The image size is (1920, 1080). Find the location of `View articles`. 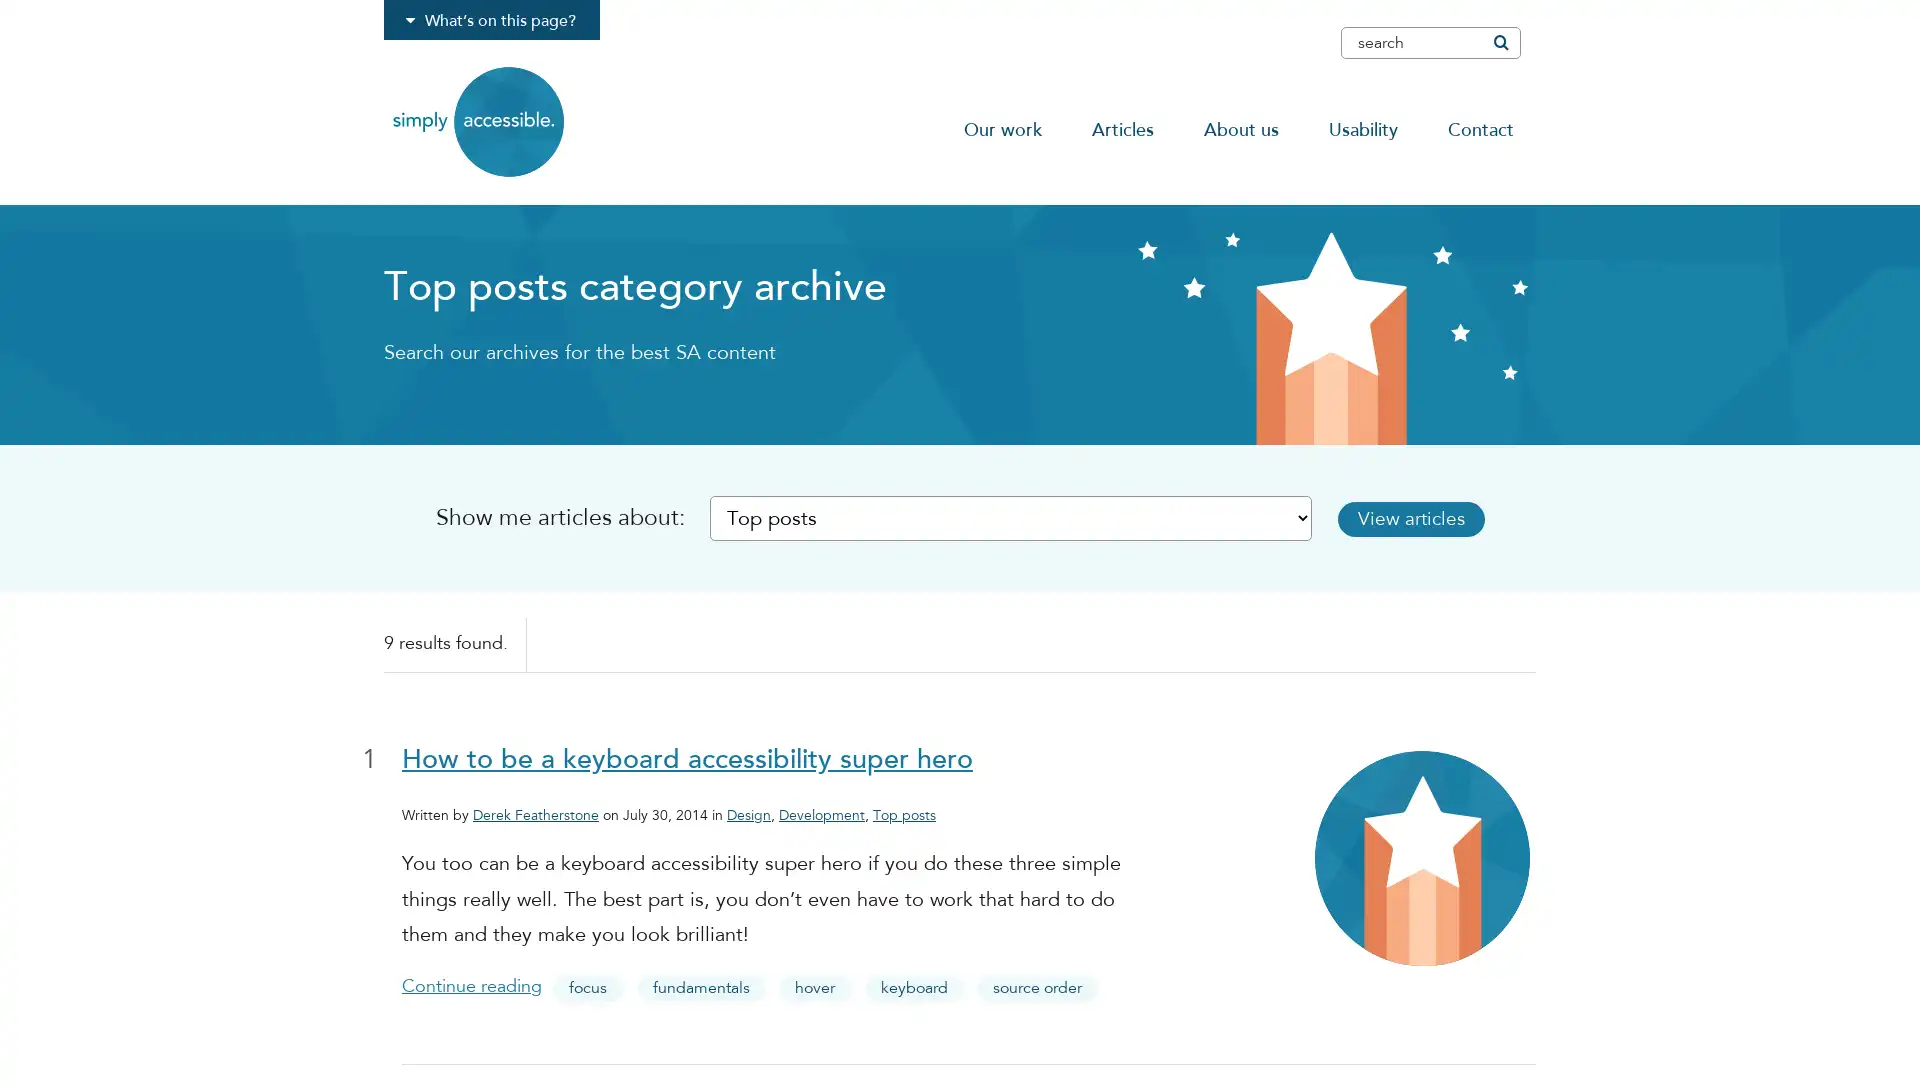

View articles is located at coordinates (1419, 517).